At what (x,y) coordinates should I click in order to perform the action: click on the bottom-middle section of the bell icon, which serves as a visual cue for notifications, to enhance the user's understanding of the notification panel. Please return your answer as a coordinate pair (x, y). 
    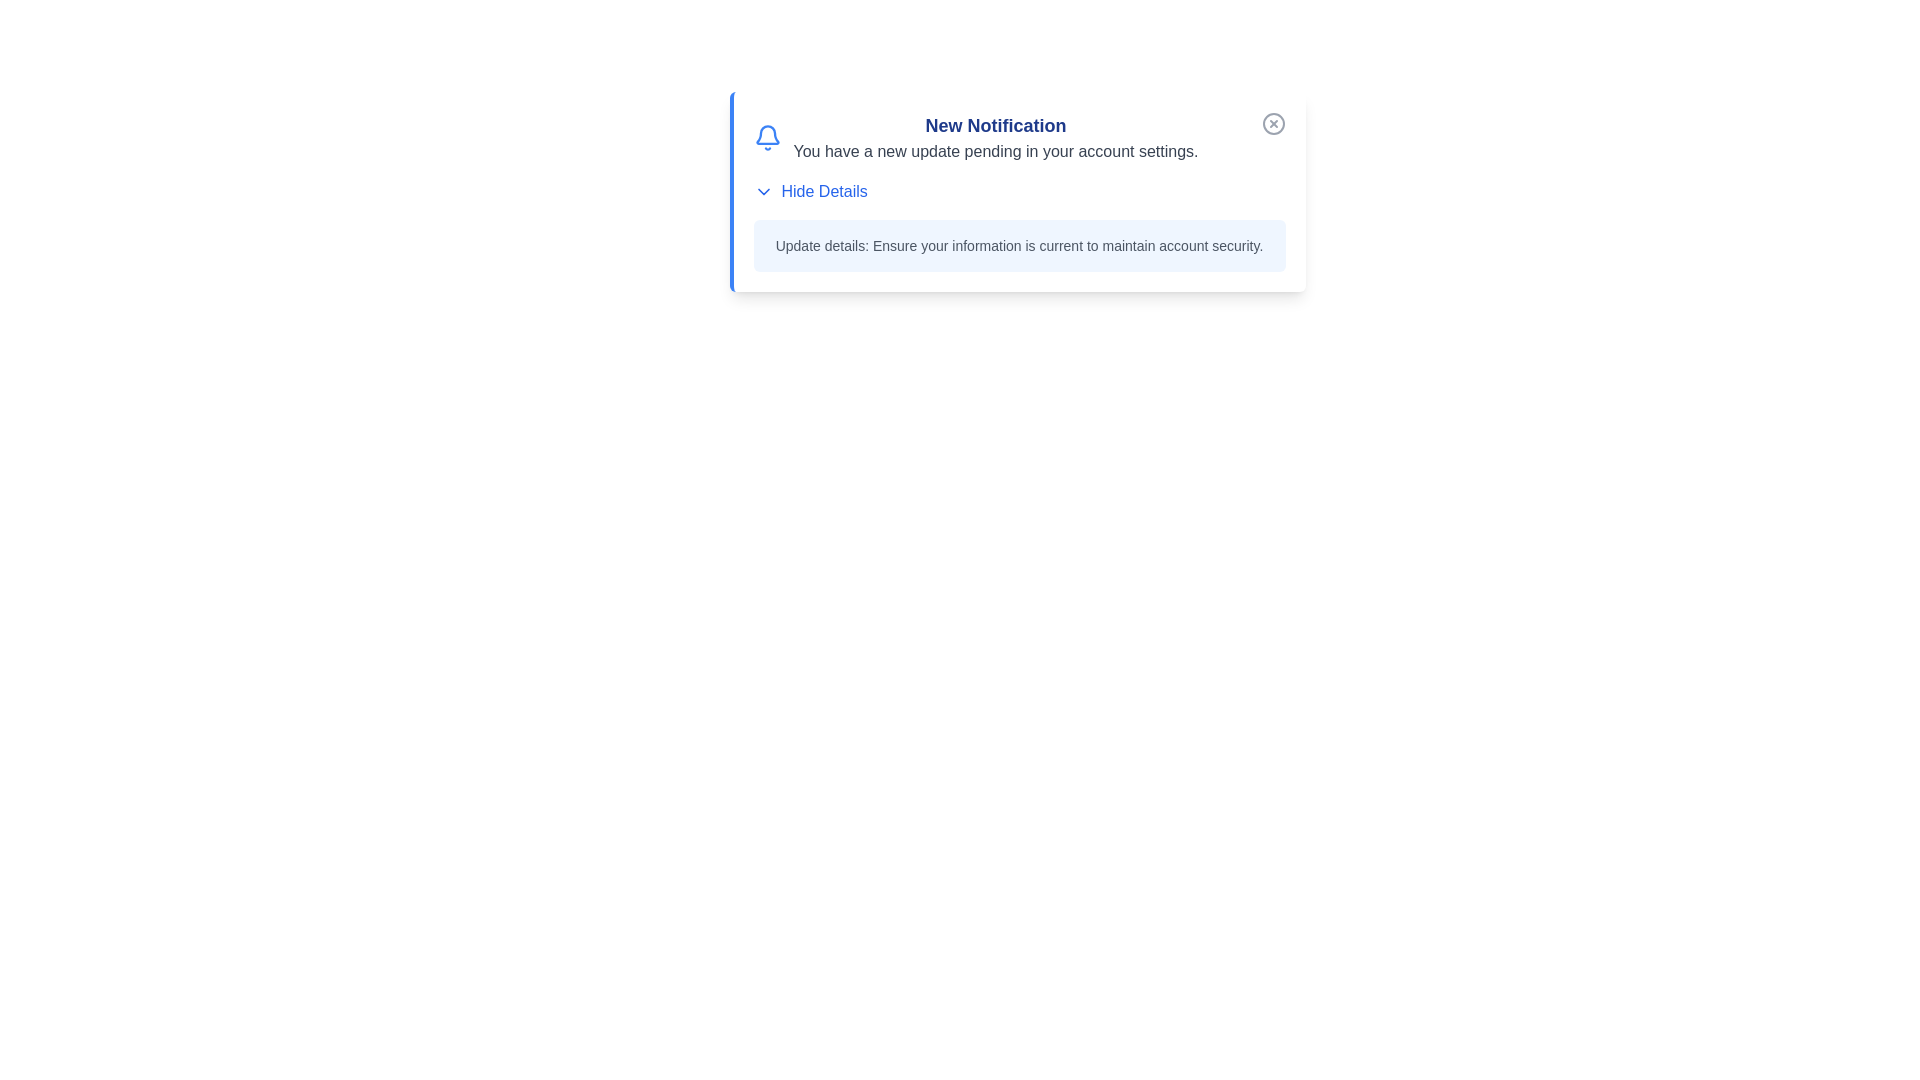
    Looking at the image, I should click on (766, 135).